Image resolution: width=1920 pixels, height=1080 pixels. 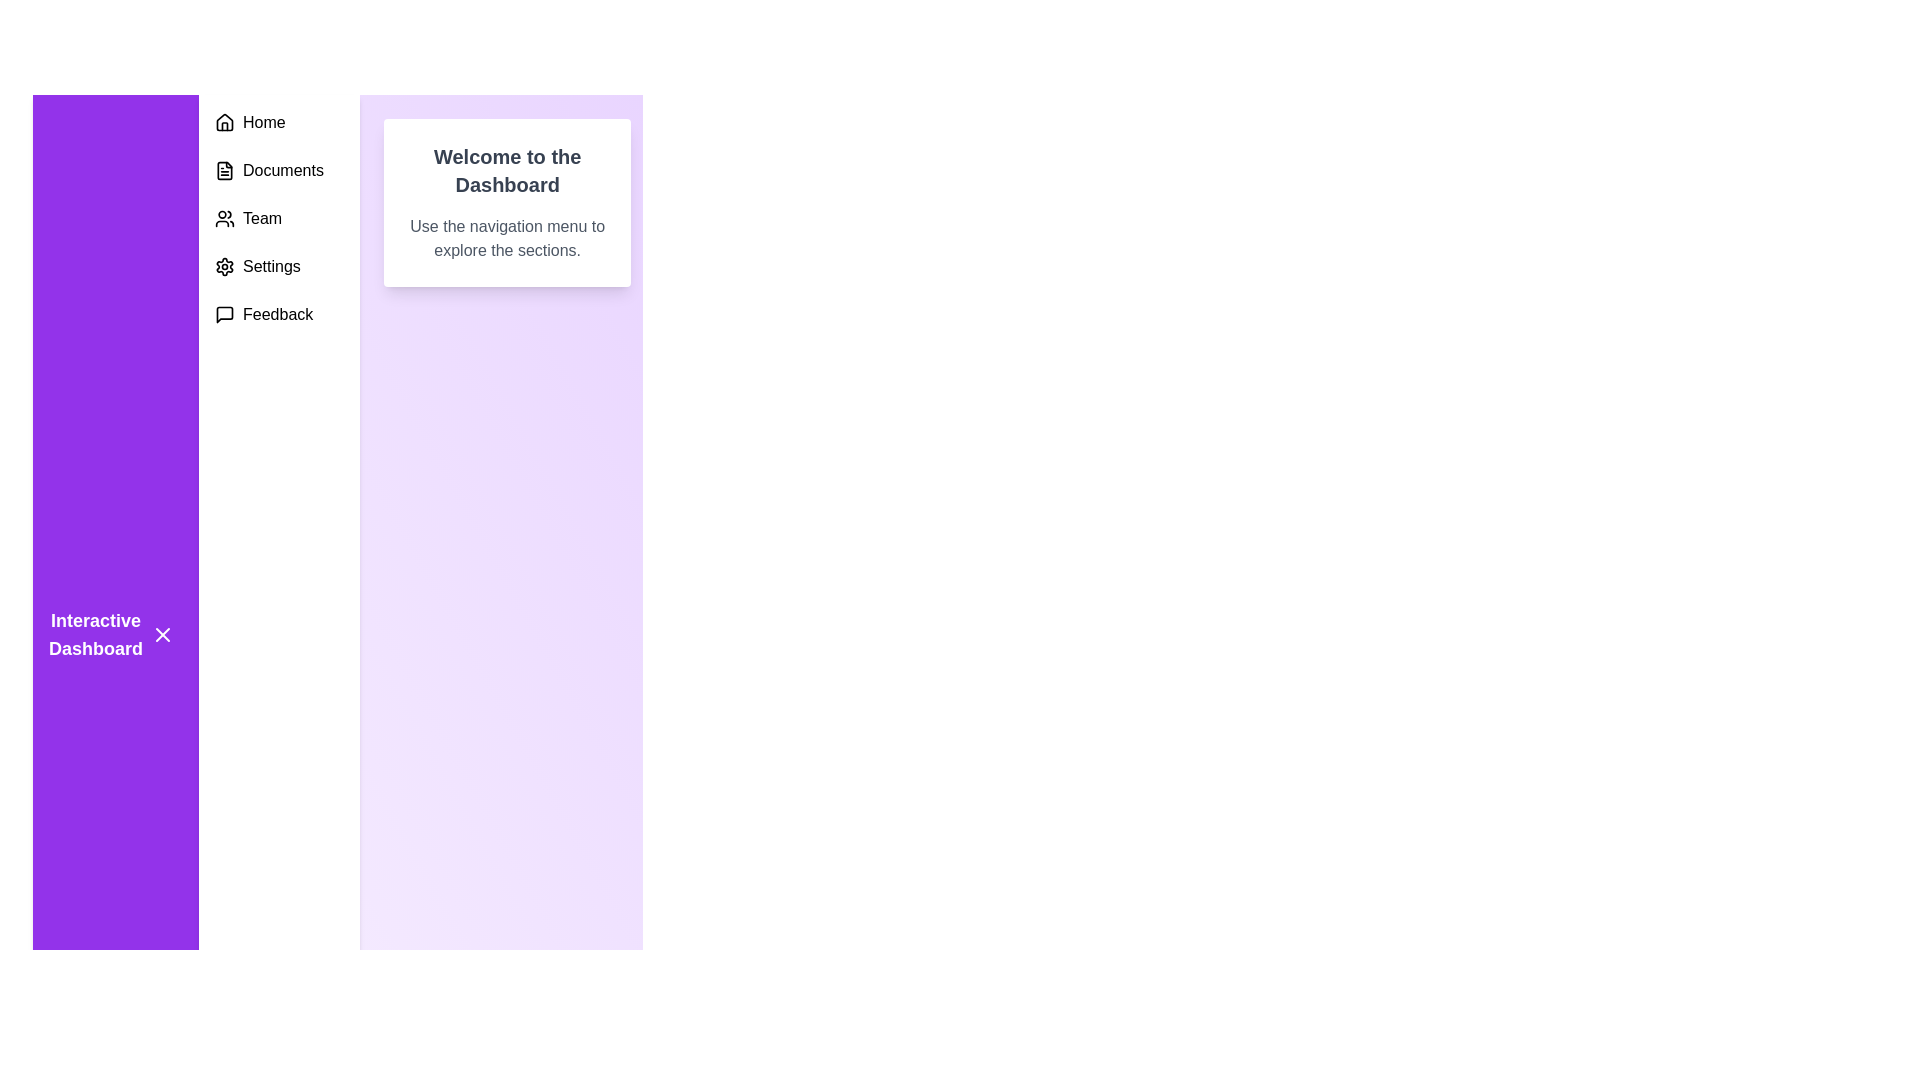 What do you see at coordinates (278, 123) in the screenshot?
I see `the 'Home' navigation menu item icon, which resembles a house` at bounding box center [278, 123].